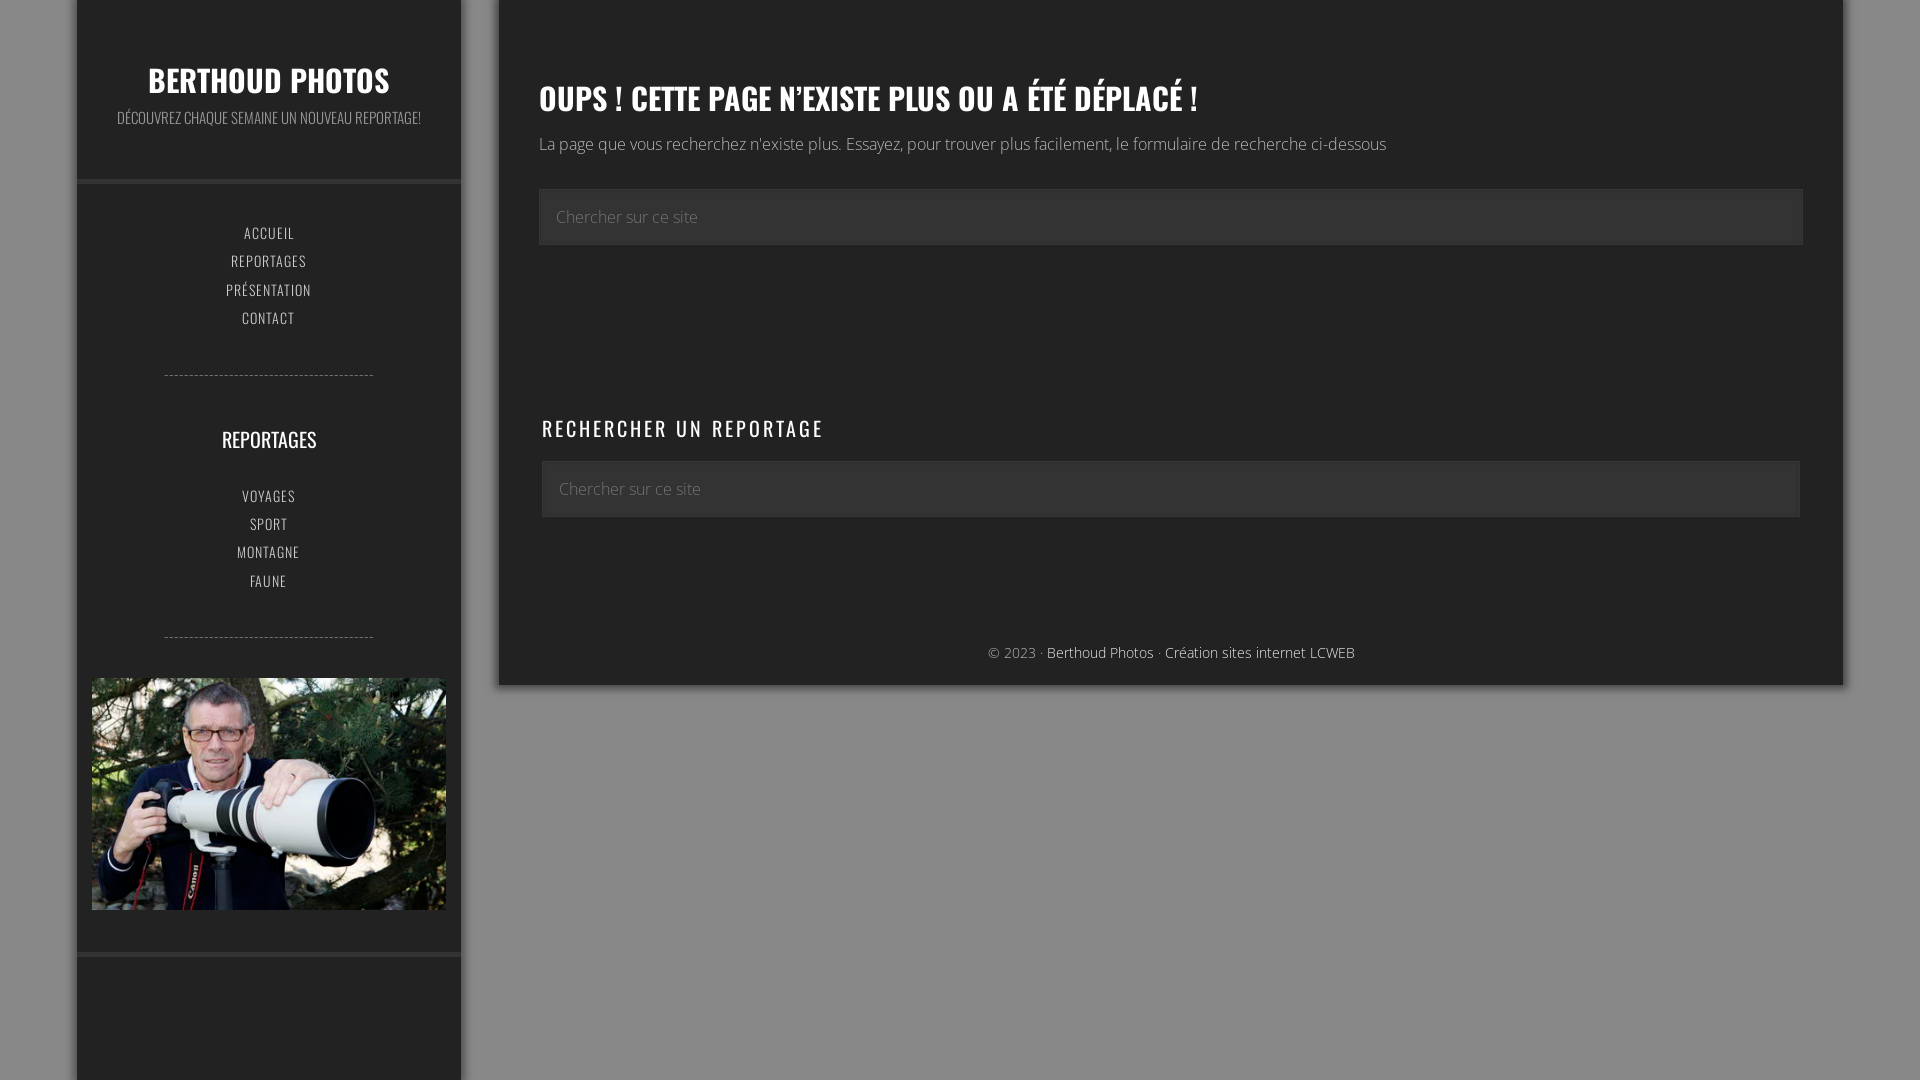 Image resolution: width=1920 pixels, height=1080 pixels. Describe the element at coordinates (267, 581) in the screenshot. I see `'FAUNE'` at that location.